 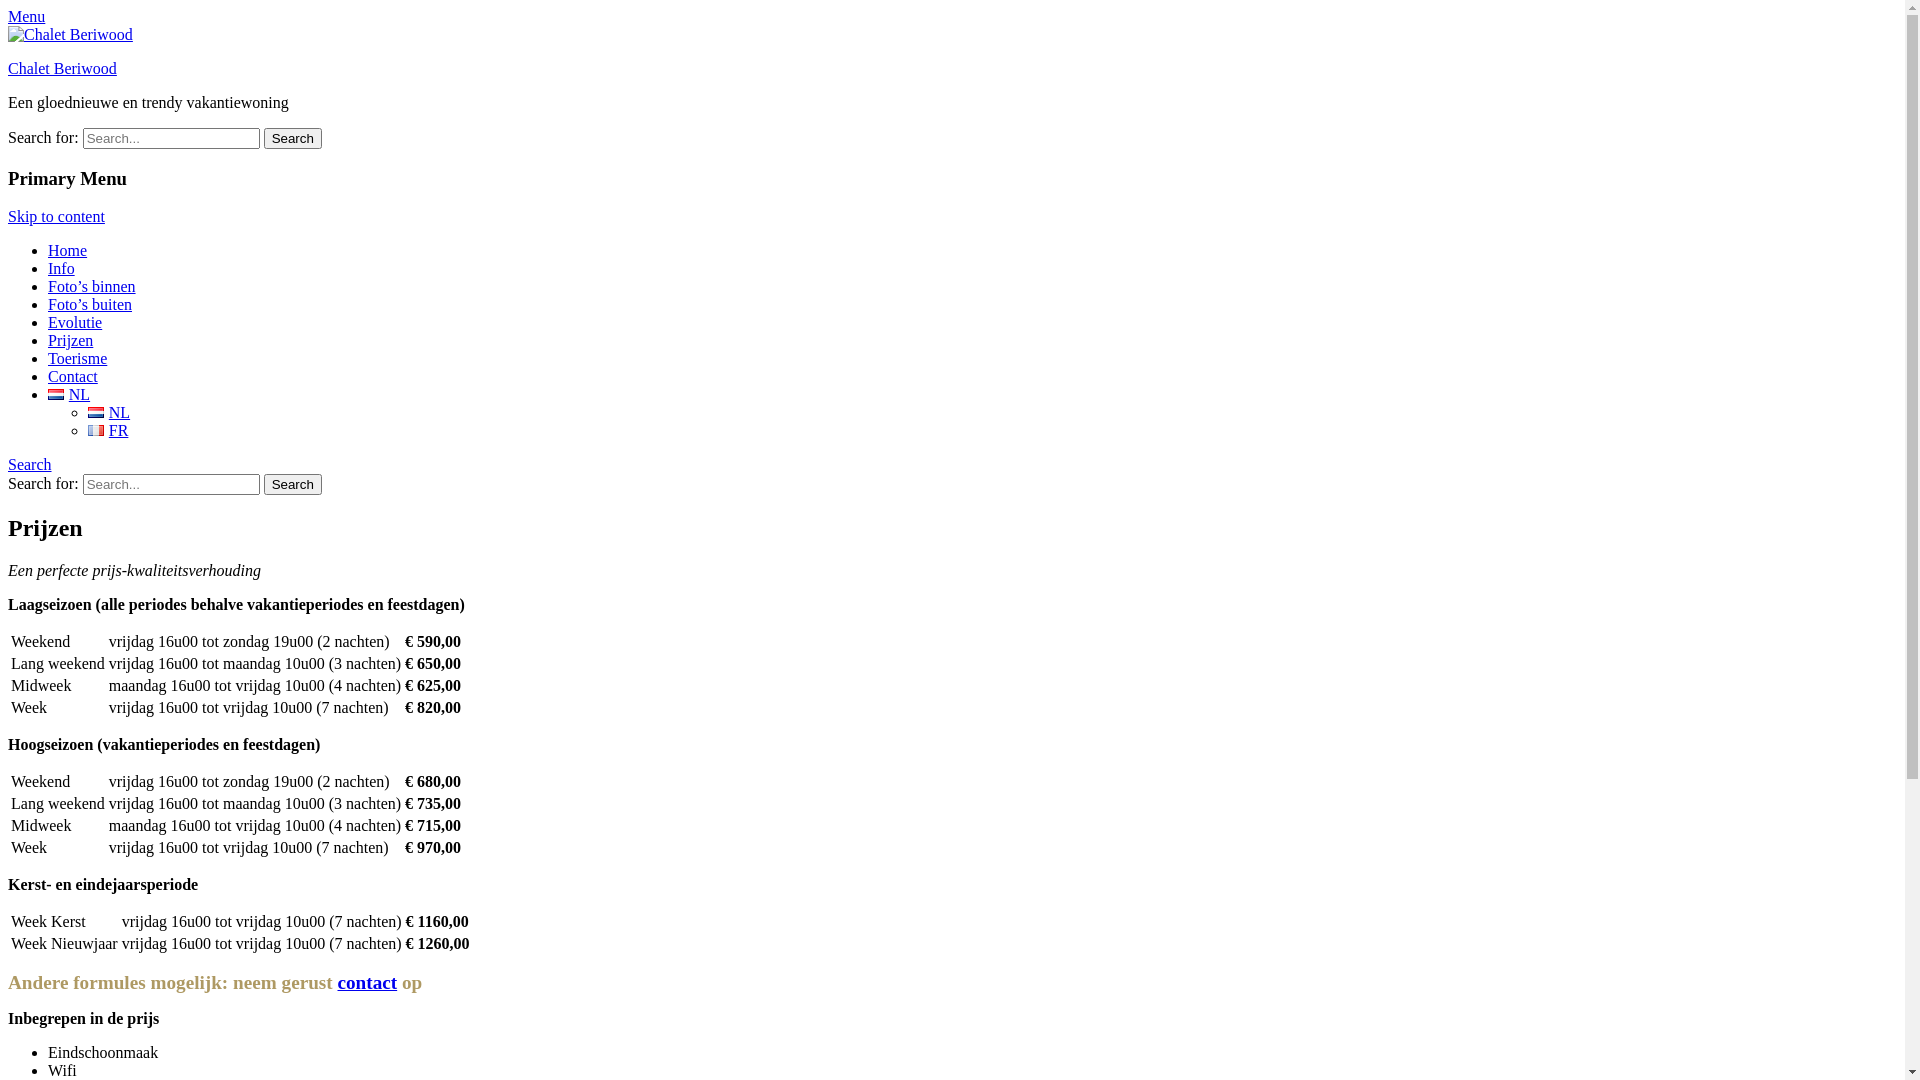 I want to click on 'Chalet Beriwood', so click(x=8, y=67).